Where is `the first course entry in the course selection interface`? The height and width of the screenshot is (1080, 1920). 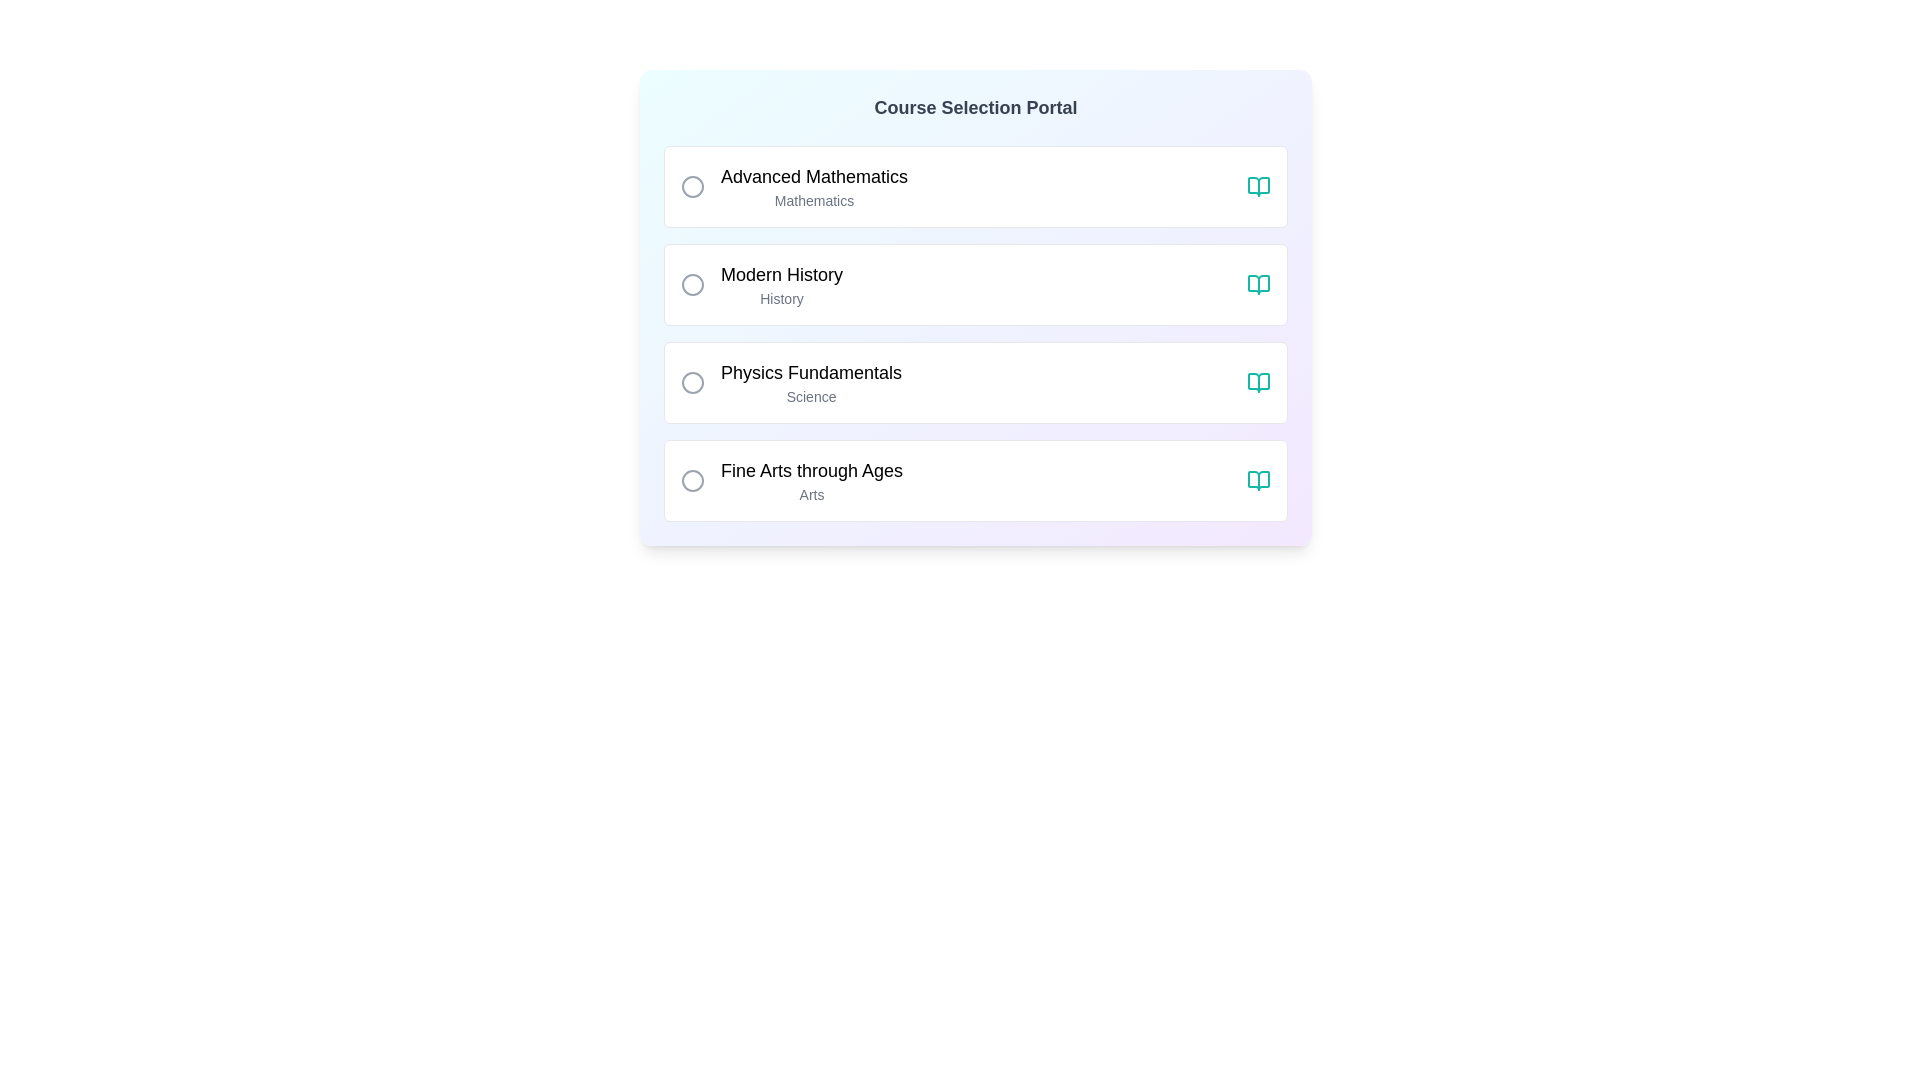
the first course entry in the course selection interface is located at coordinates (975, 186).